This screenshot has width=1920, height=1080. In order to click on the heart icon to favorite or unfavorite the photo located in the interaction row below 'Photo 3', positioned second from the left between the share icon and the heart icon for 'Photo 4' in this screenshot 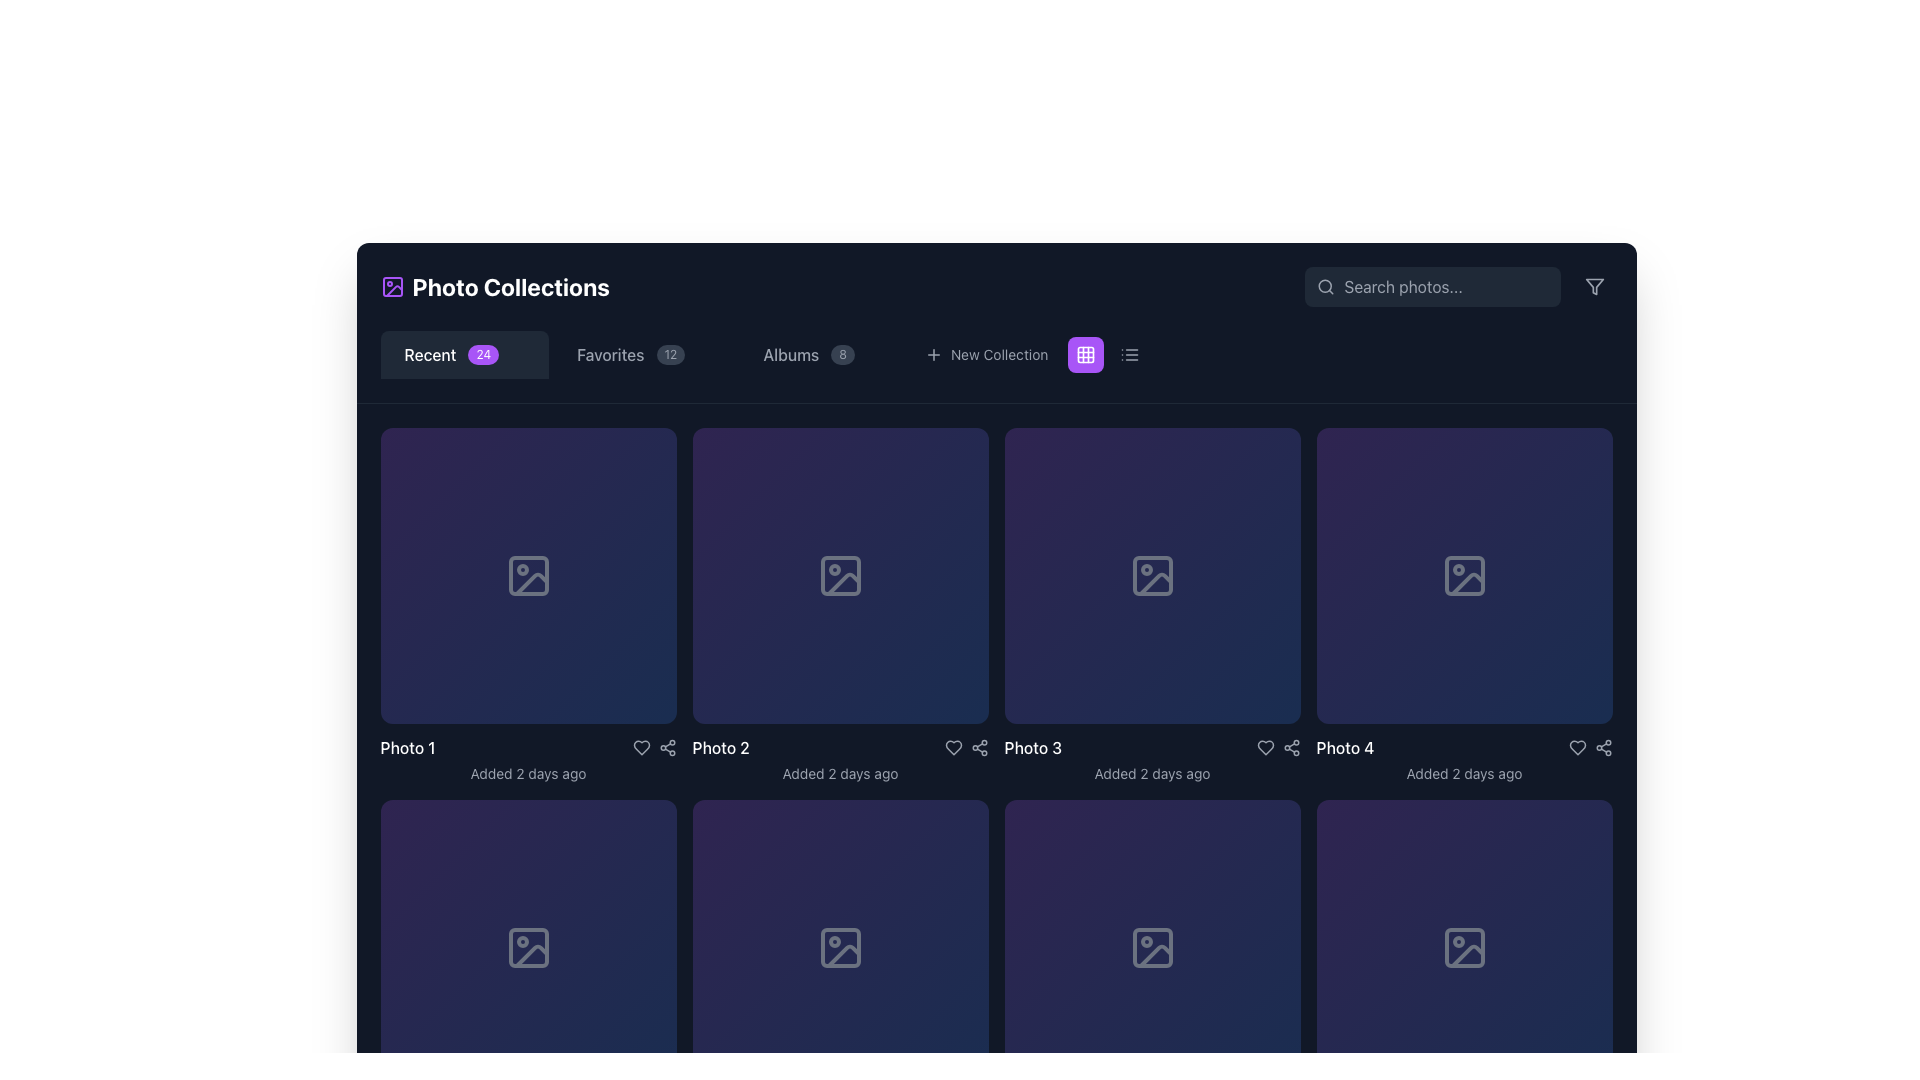, I will do `click(952, 748)`.